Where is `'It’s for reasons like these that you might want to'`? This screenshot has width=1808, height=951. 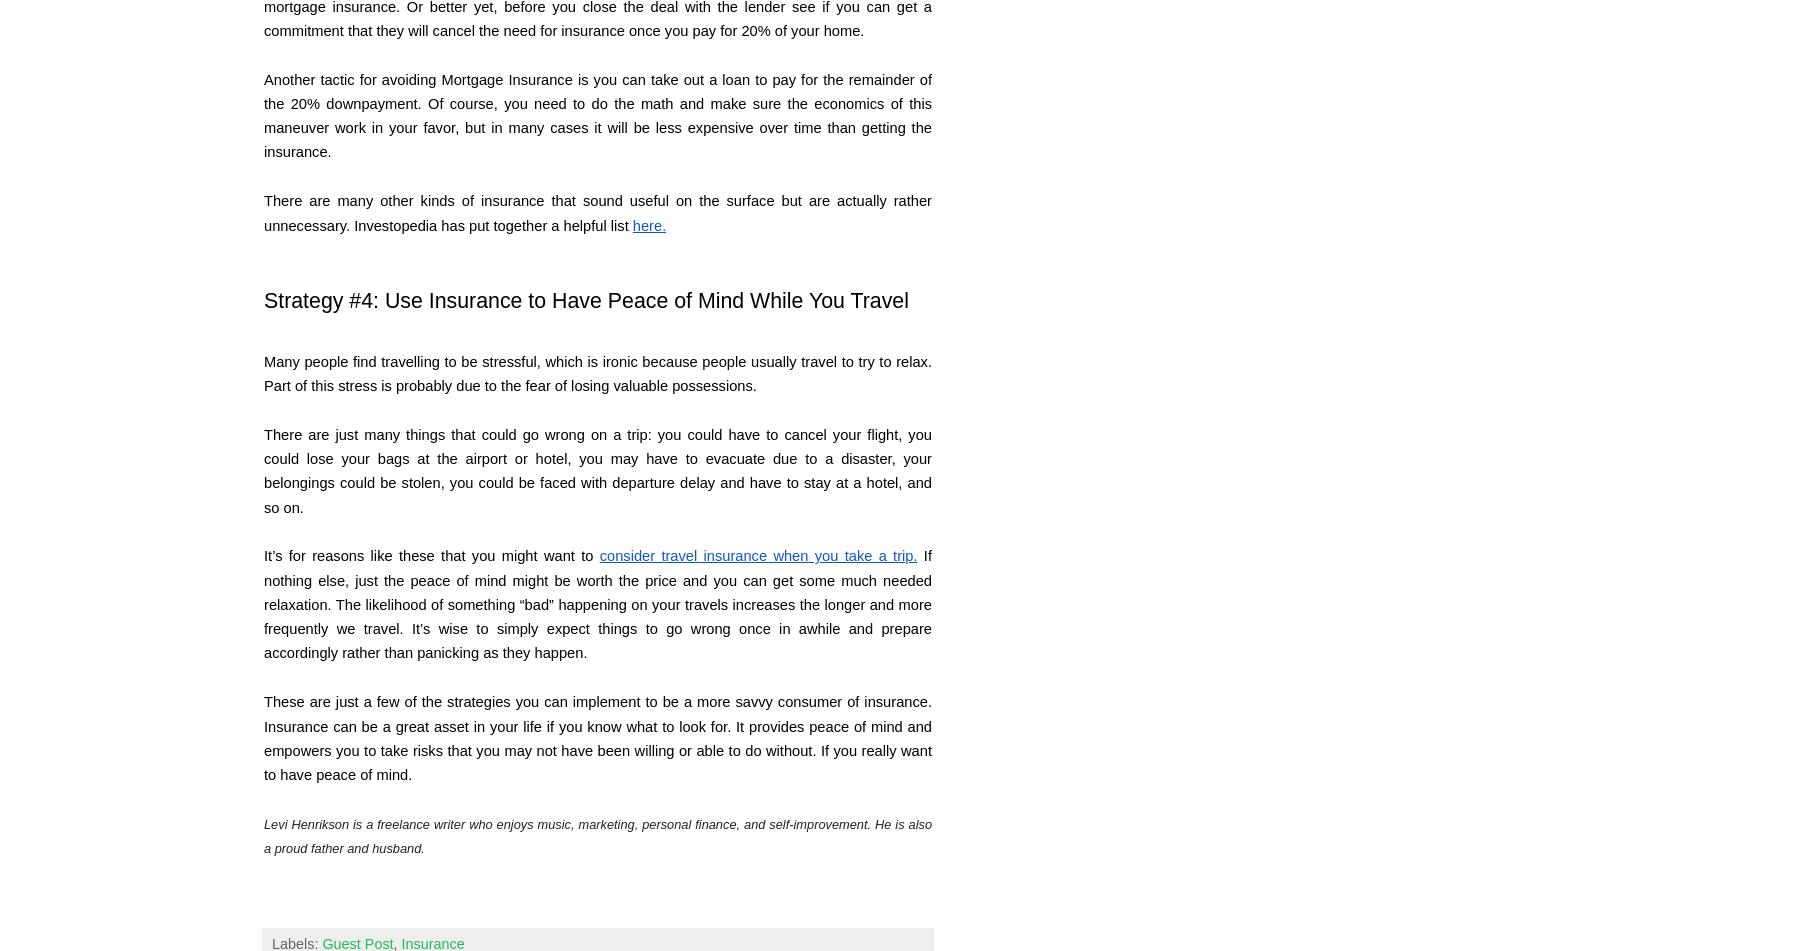
'It’s for reasons like these that you might want to' is located at coordinates (430, 554).